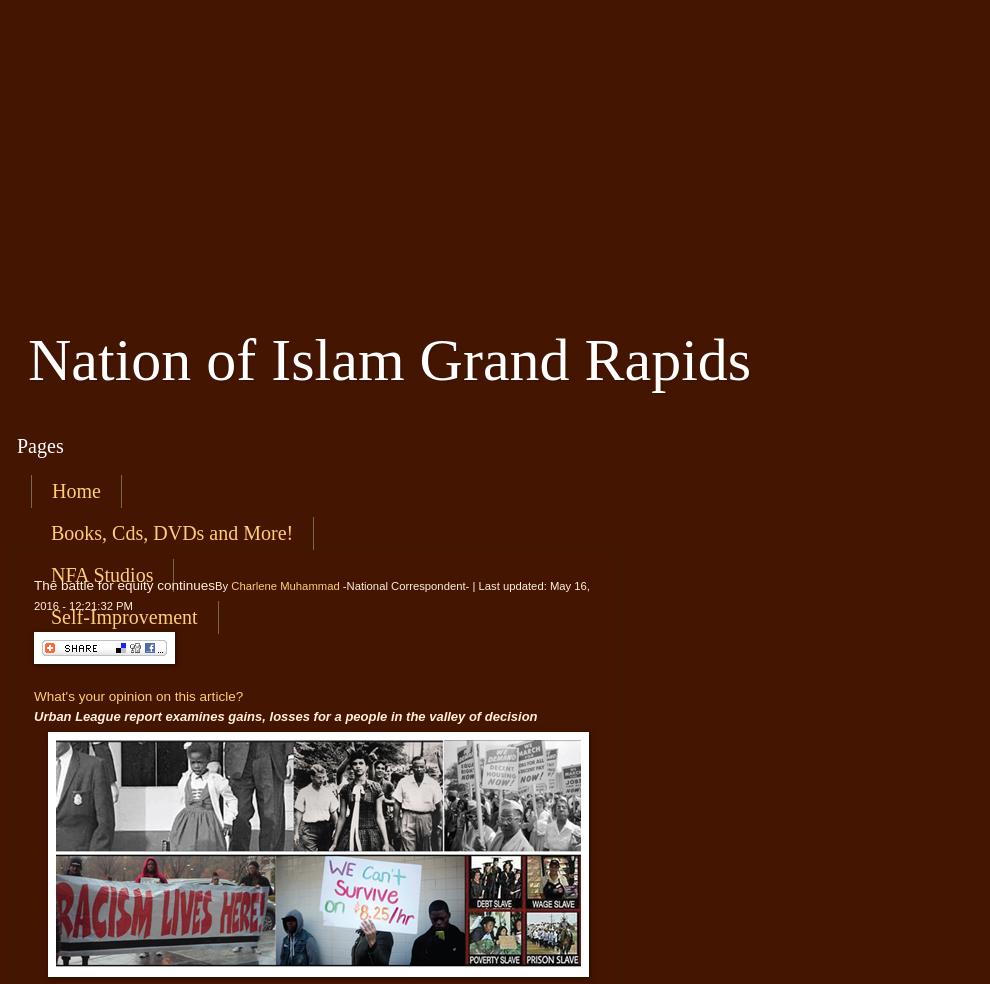  What do you see at coordinates (38, 446) in the screenshot?
I see `'Pages'` at bounding box center [38, 446].